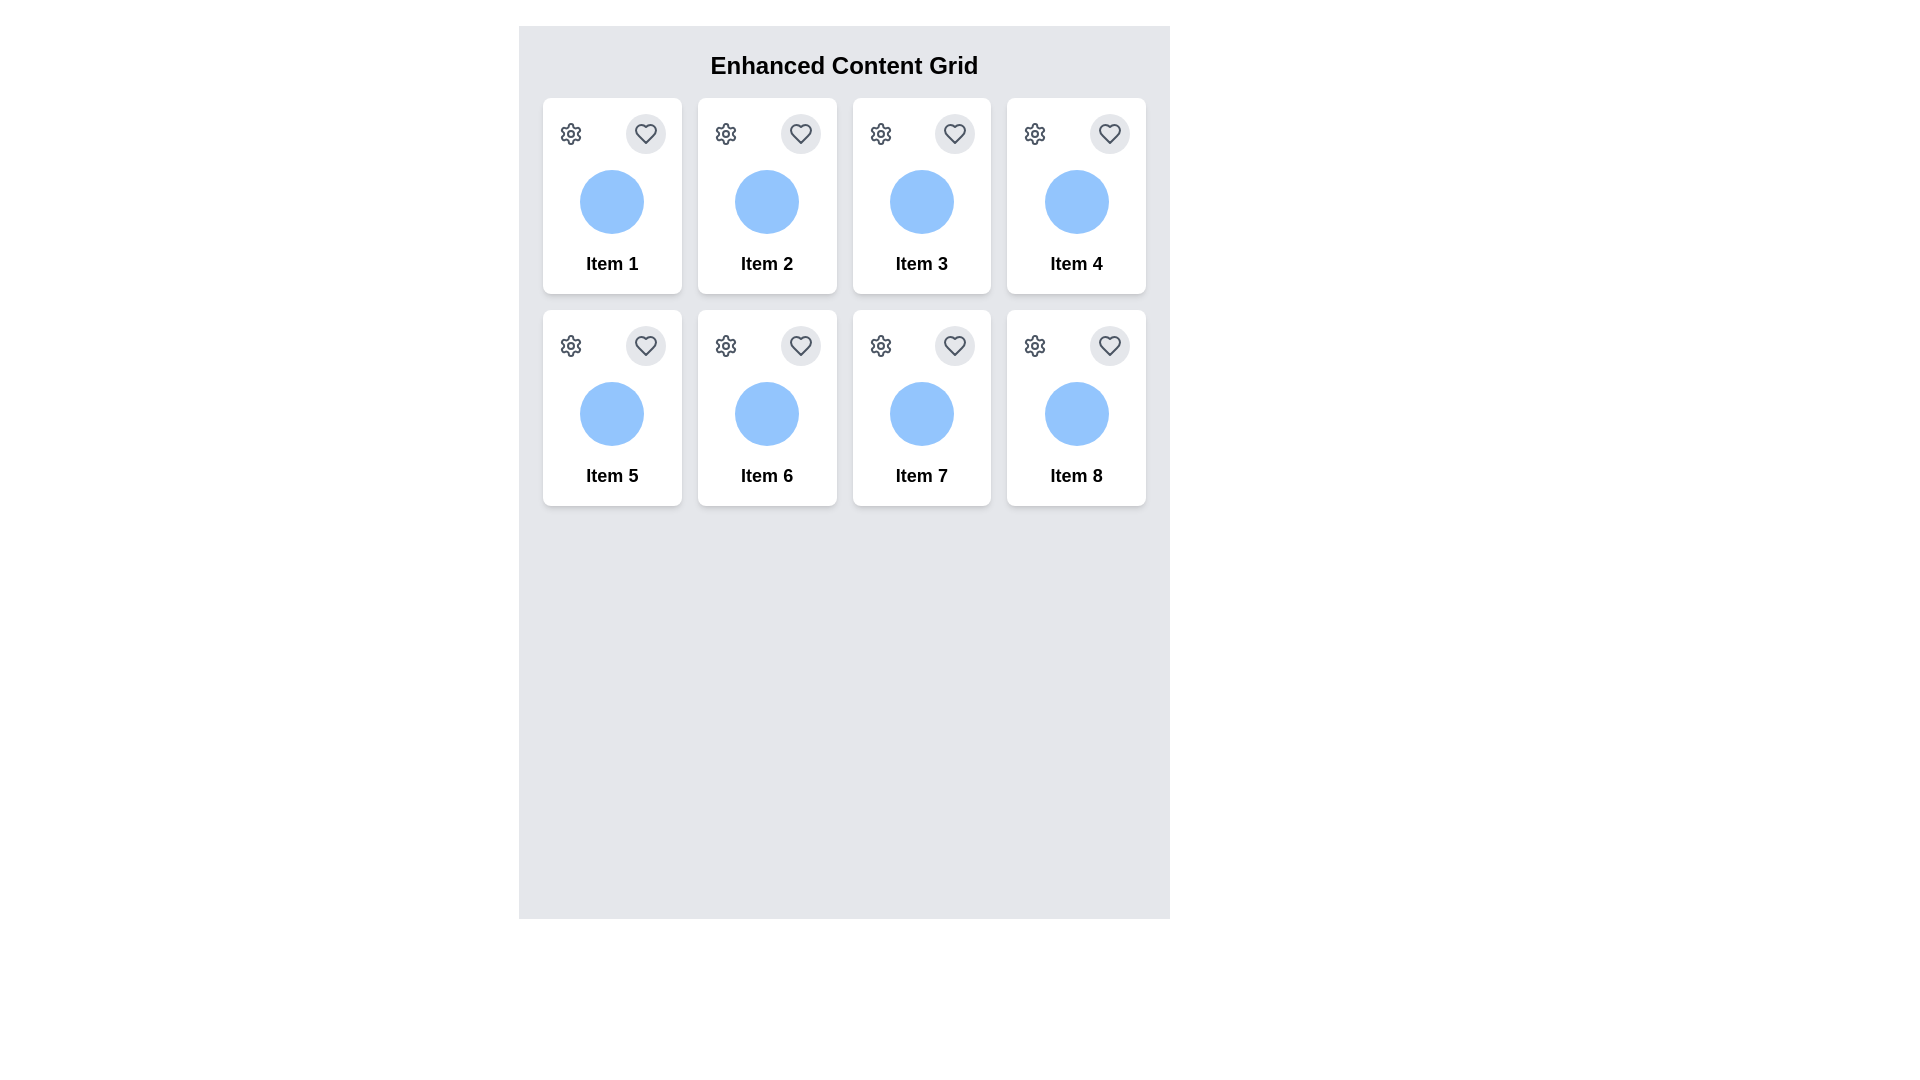  What do you see at coordinates (844, 64) in the screenshot?
I see `text heading displaying 'Enhanced Content Grid', which is styled in bold and located at the top of the content grid layout` at bounding box center [844, 64].